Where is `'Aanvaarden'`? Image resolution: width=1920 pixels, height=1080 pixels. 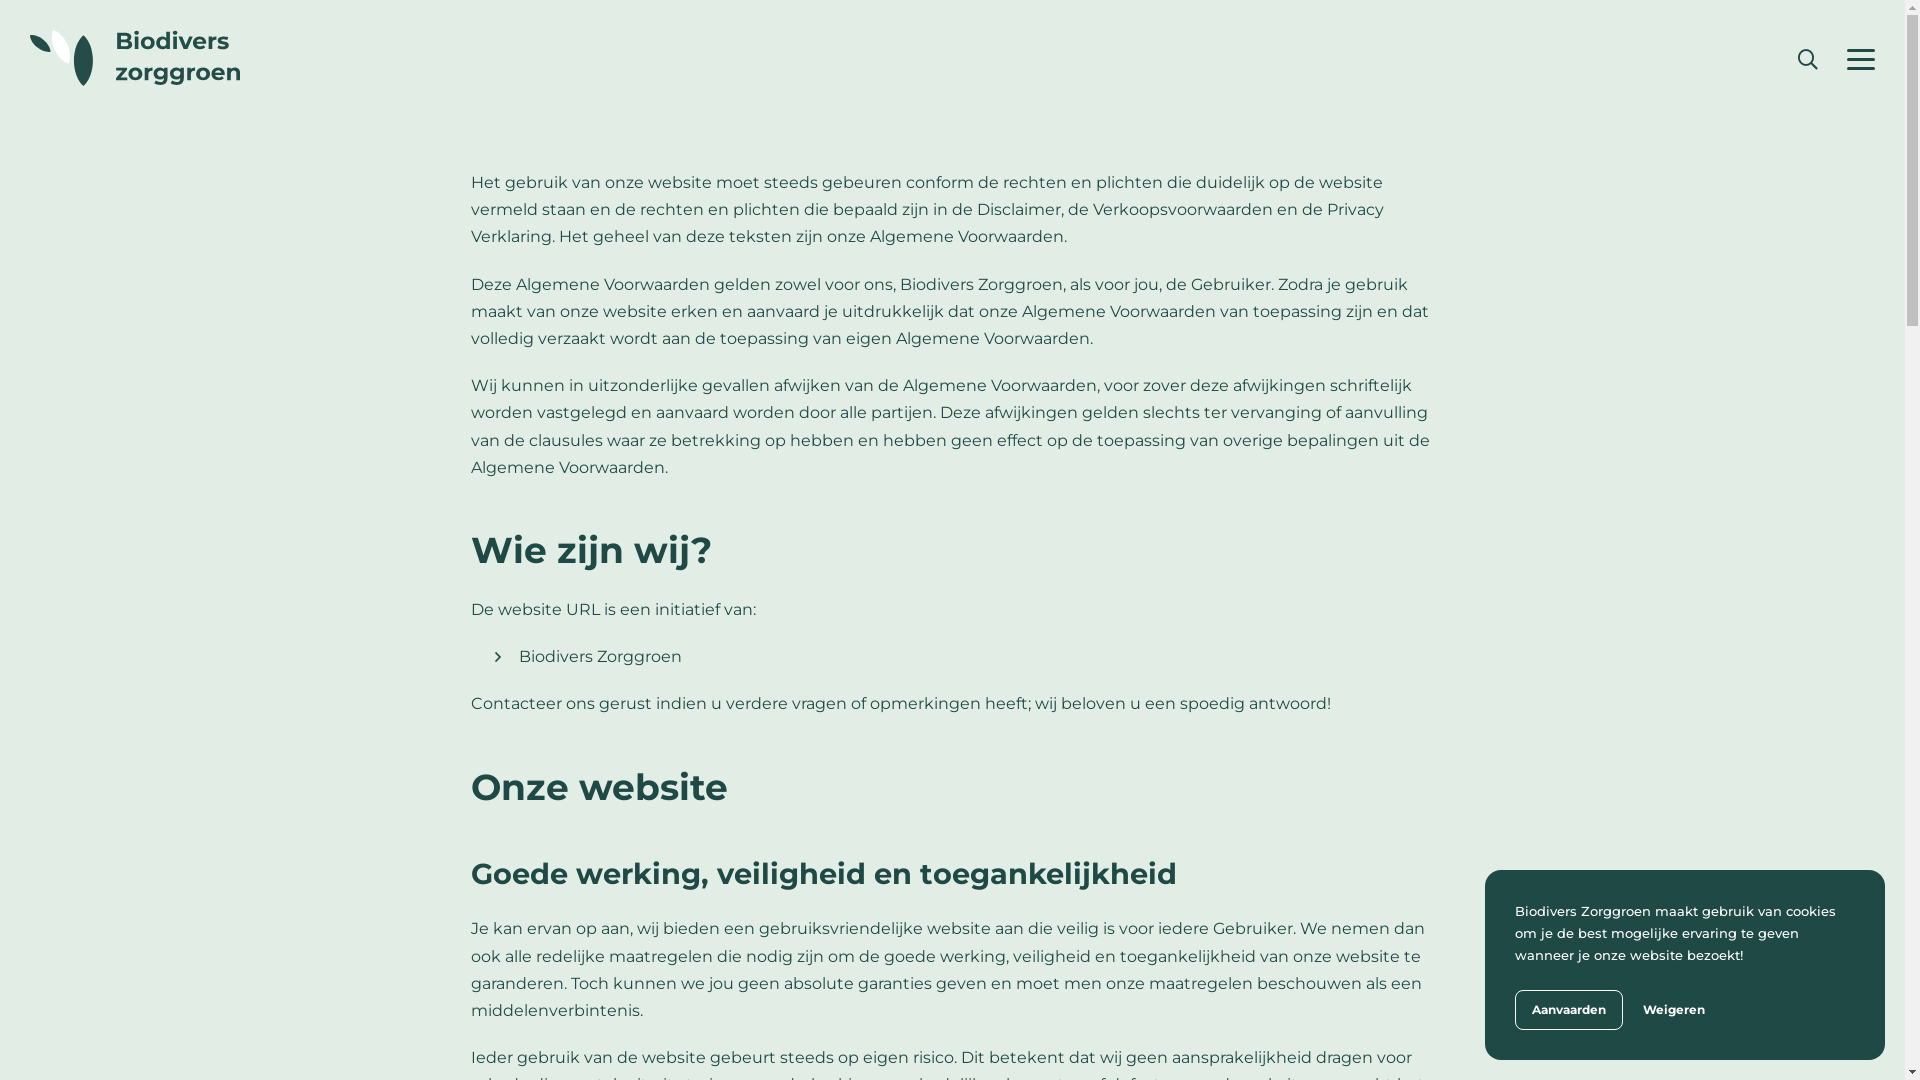 'Aanvaarden' is located at coordinates (1568, 1010).